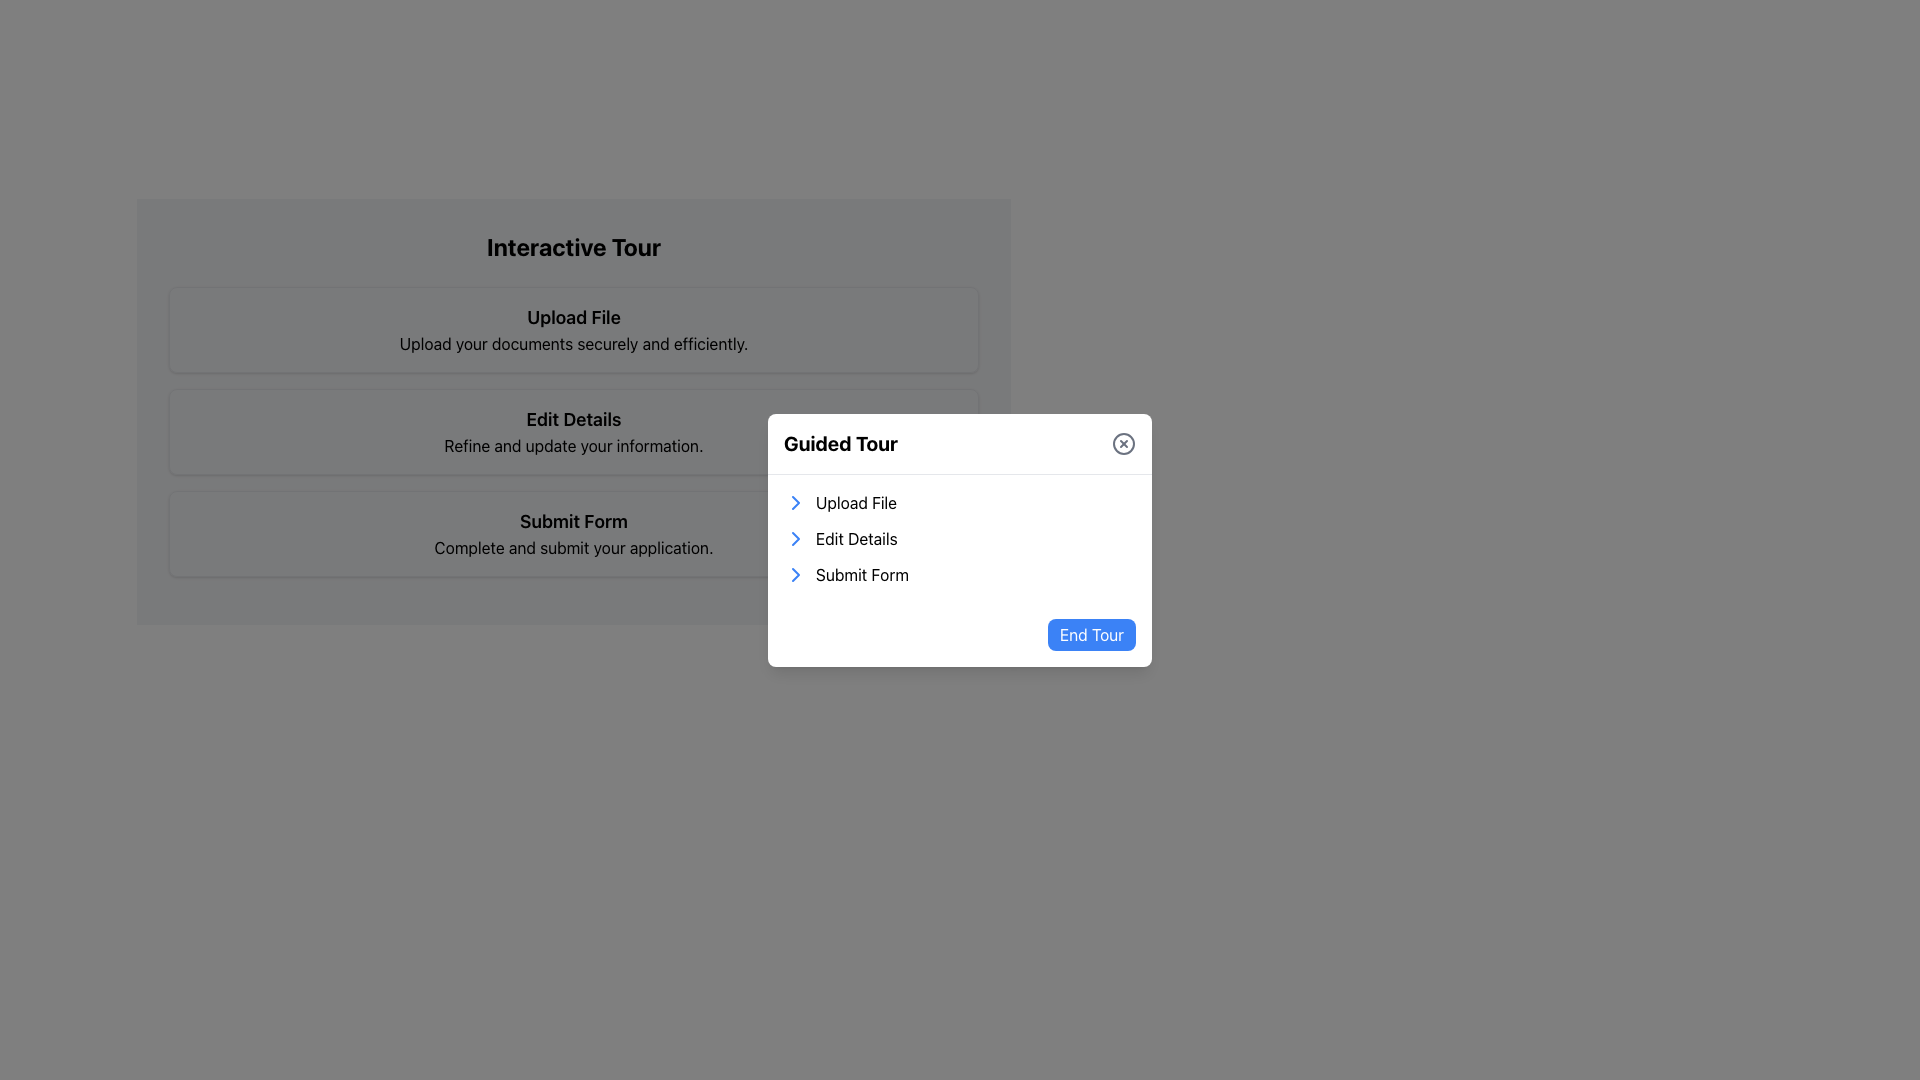  I want to click on the text label stating 'Refine and update your information.' which is centrally located in the second section of the vertical stack, so click(573, 445).